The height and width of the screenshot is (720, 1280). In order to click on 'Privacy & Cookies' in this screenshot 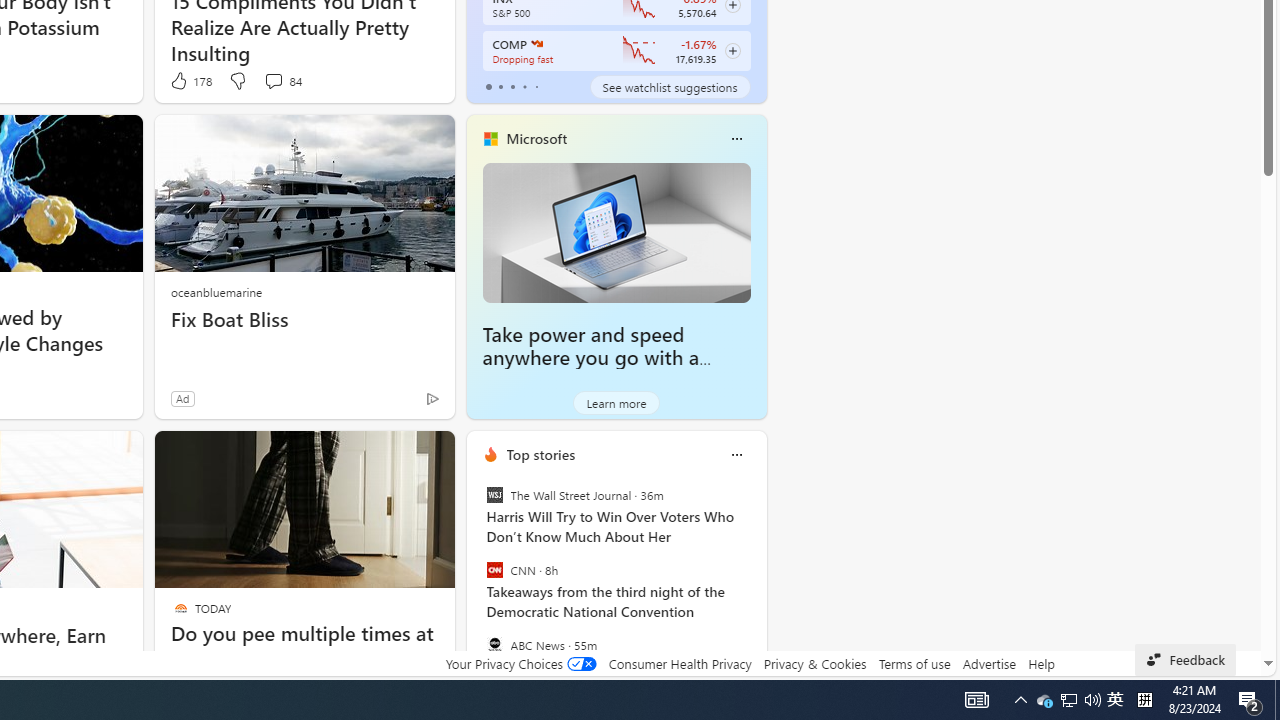, I will do `click(814, 663)`.